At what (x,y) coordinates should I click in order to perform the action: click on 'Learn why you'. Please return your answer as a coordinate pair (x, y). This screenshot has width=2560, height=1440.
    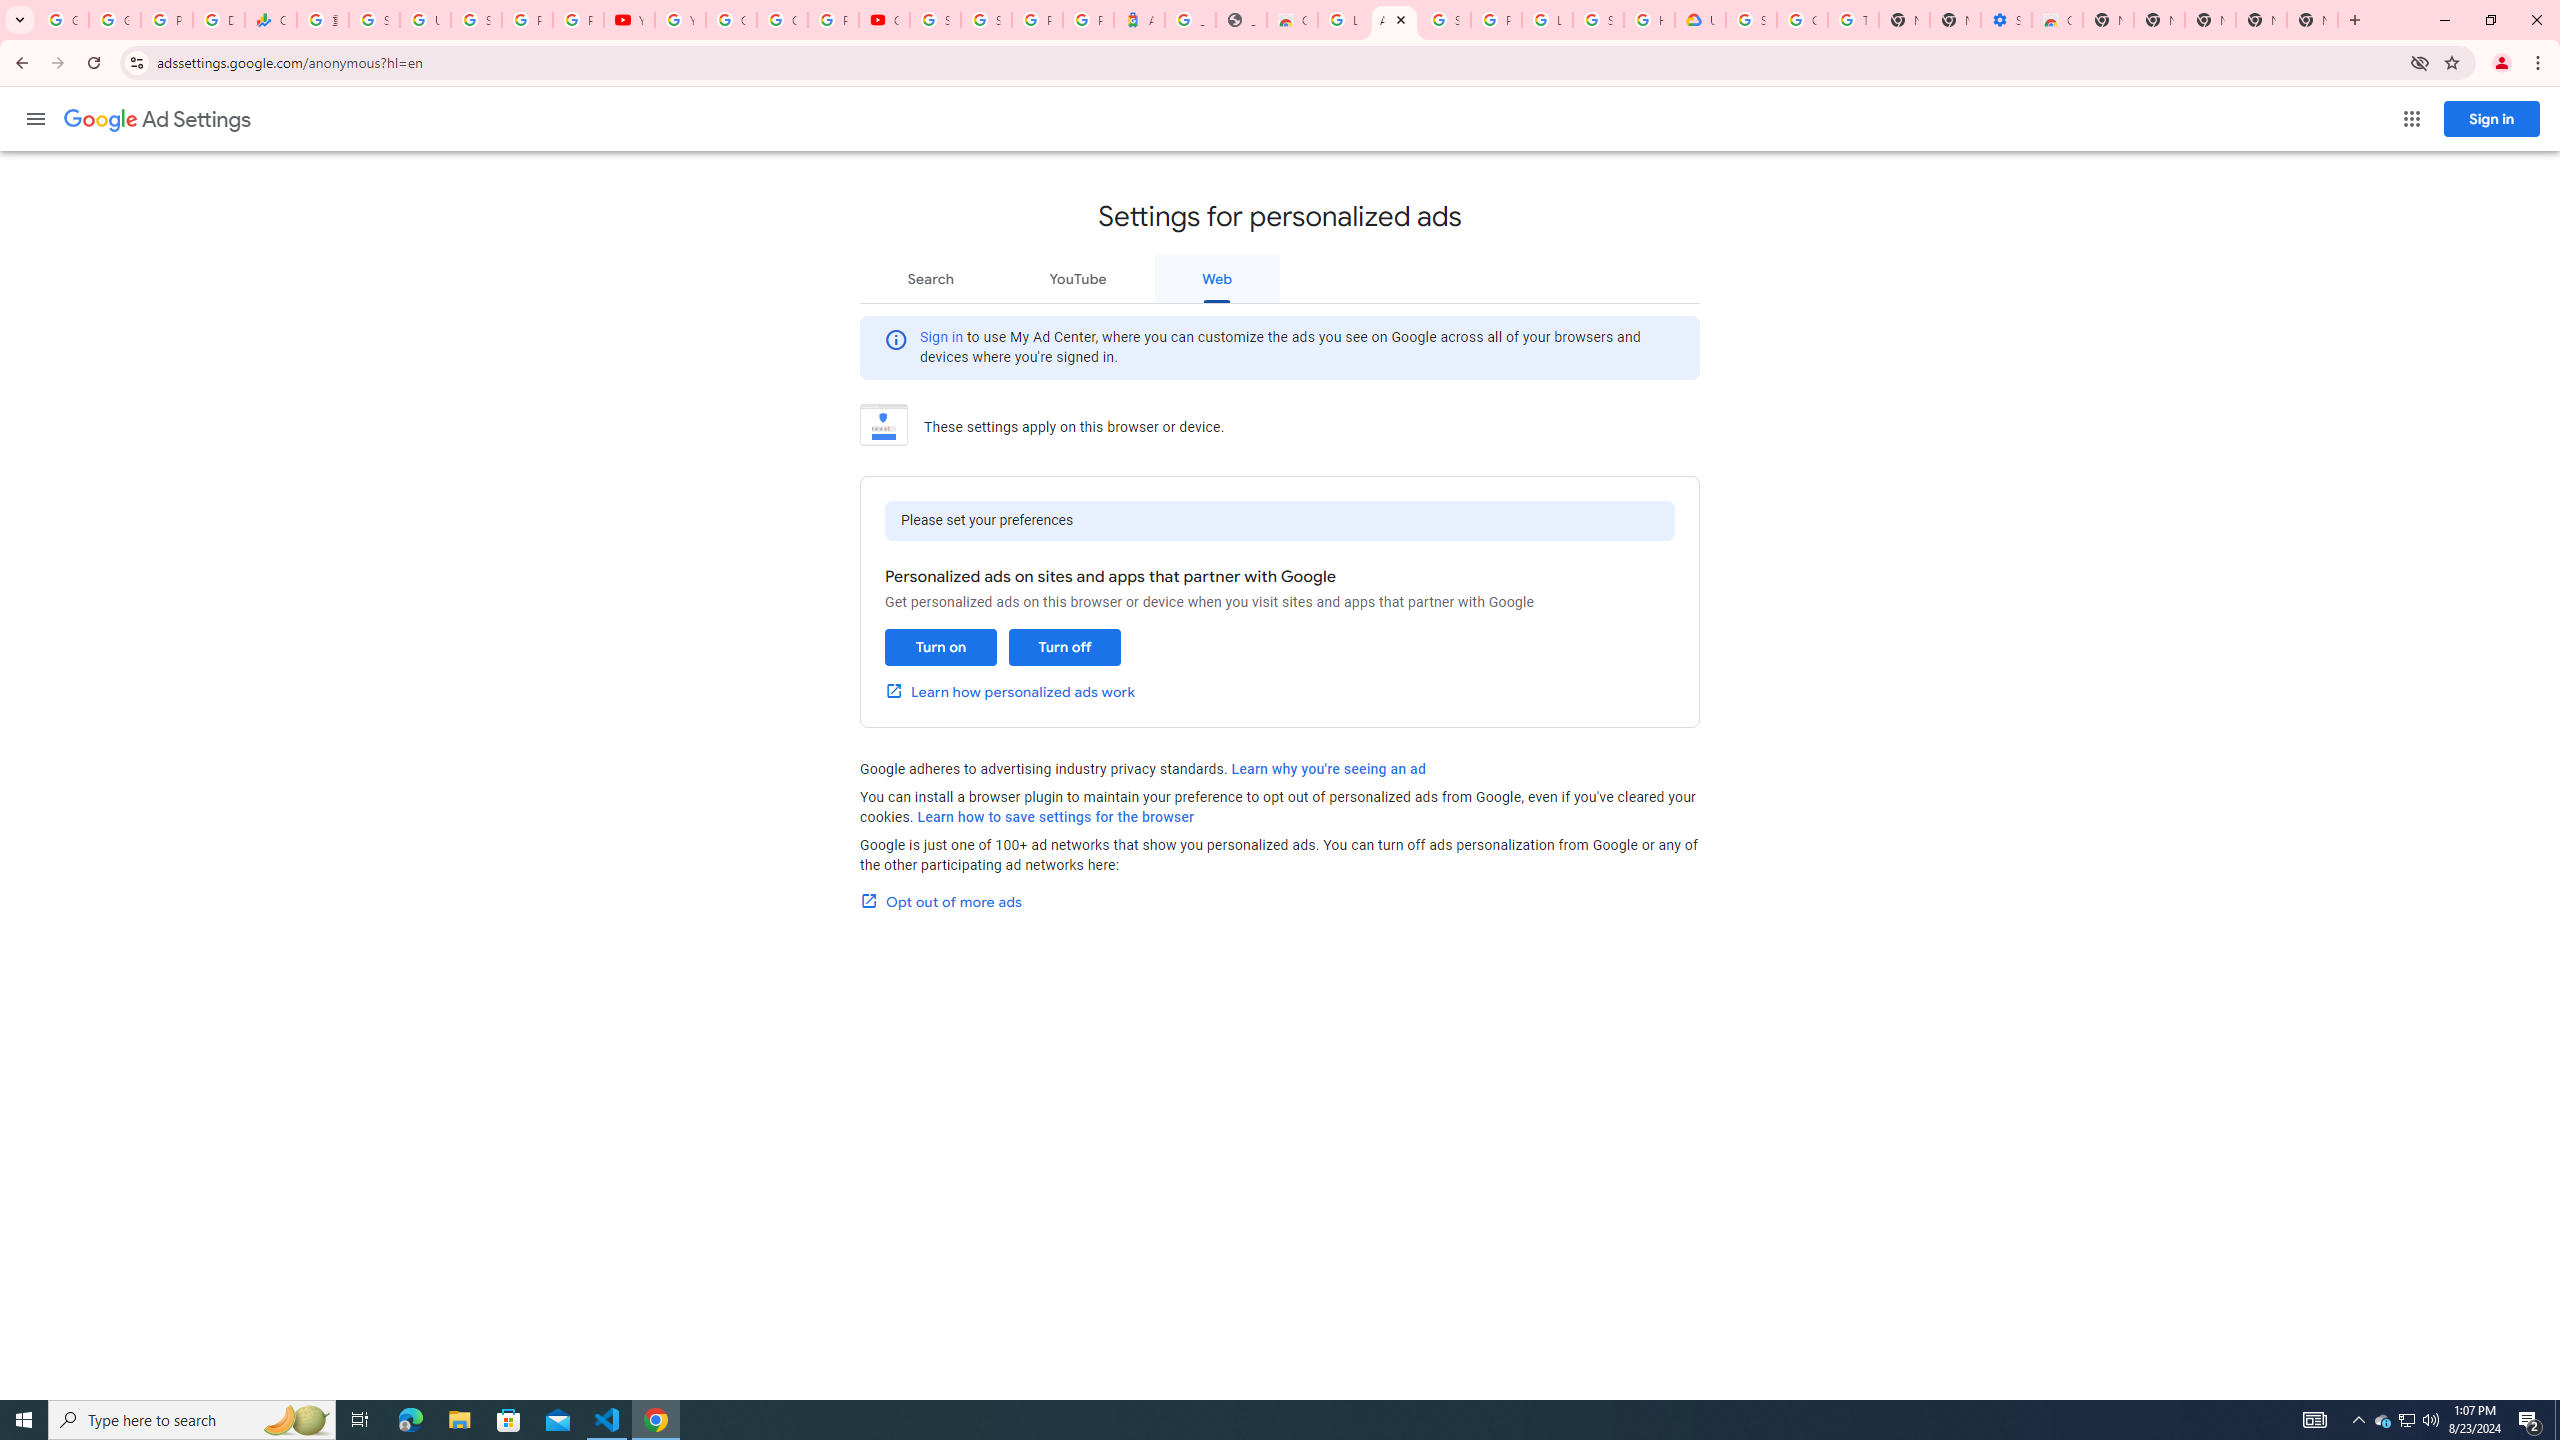
    Looking at the image, I should click on (1328, 767).